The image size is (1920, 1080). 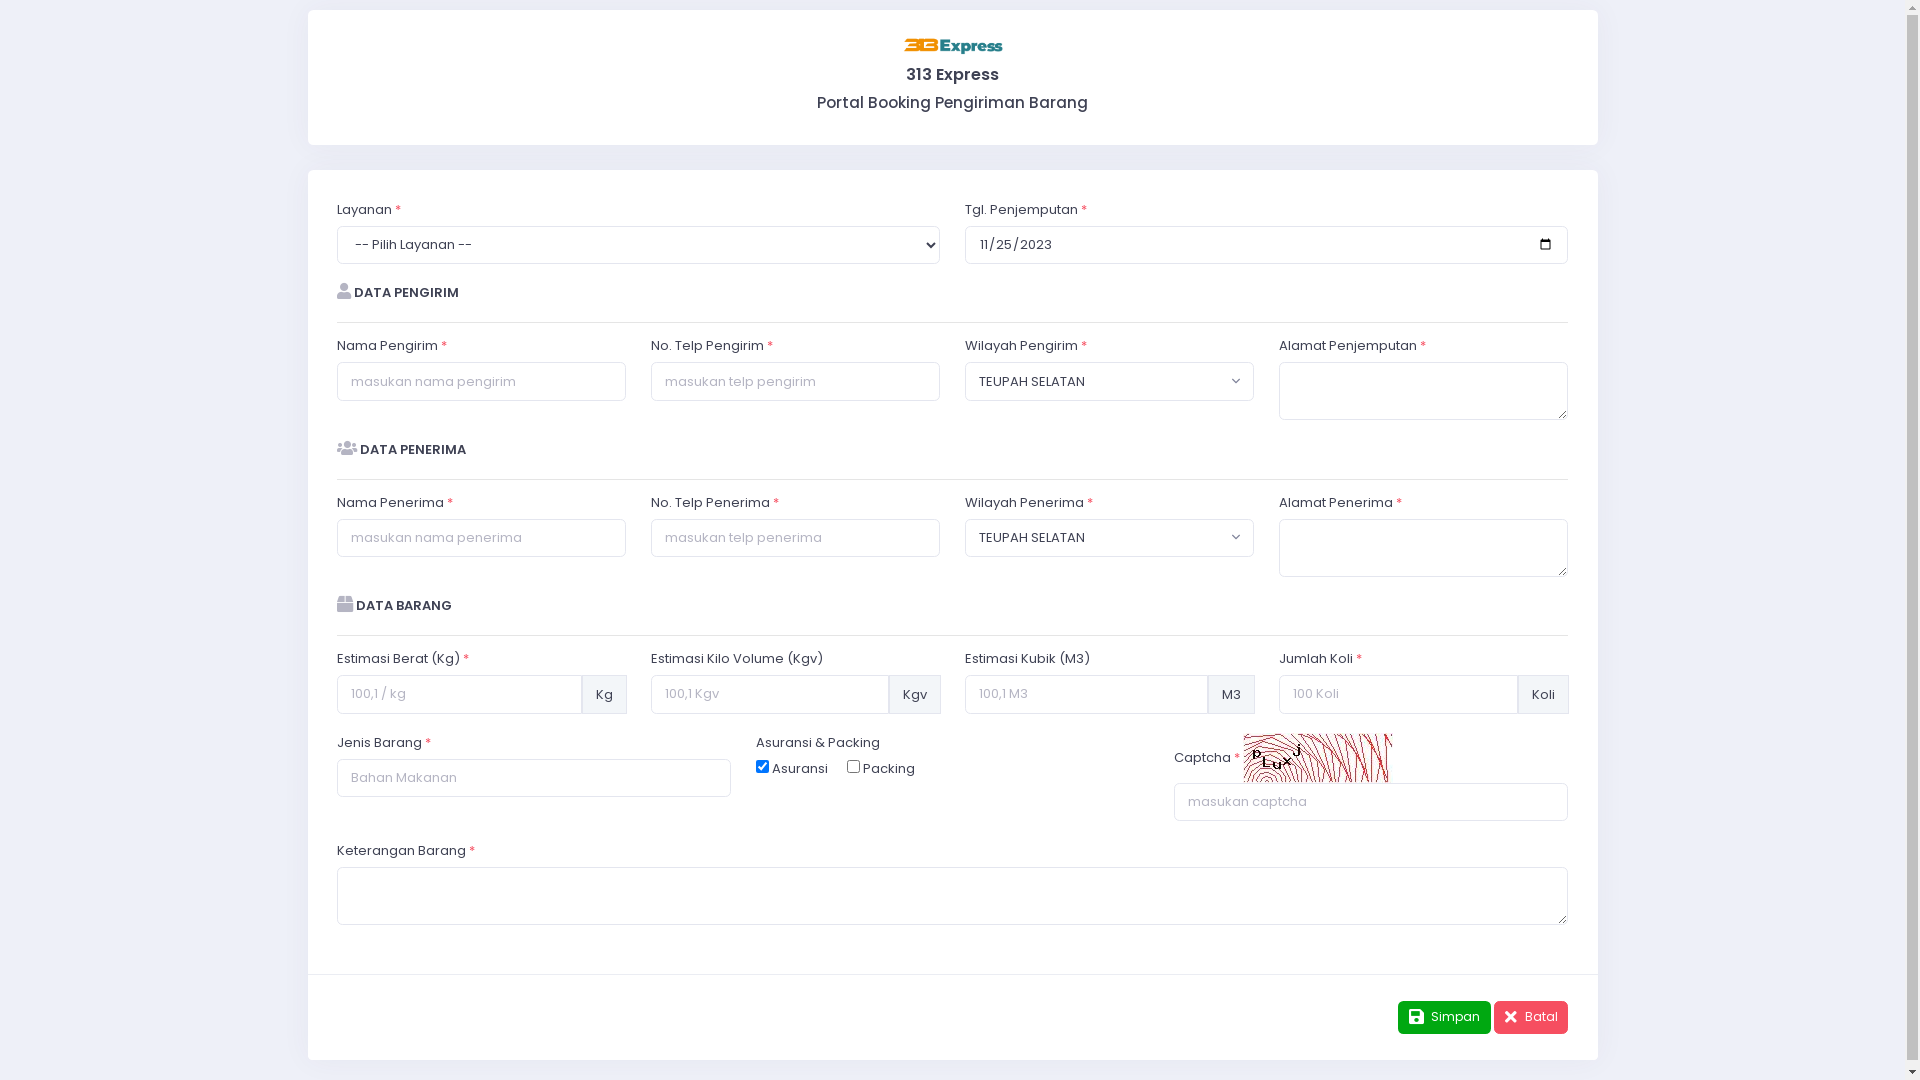 I want to click on 'Batal', so click(x=1493, y=1017).